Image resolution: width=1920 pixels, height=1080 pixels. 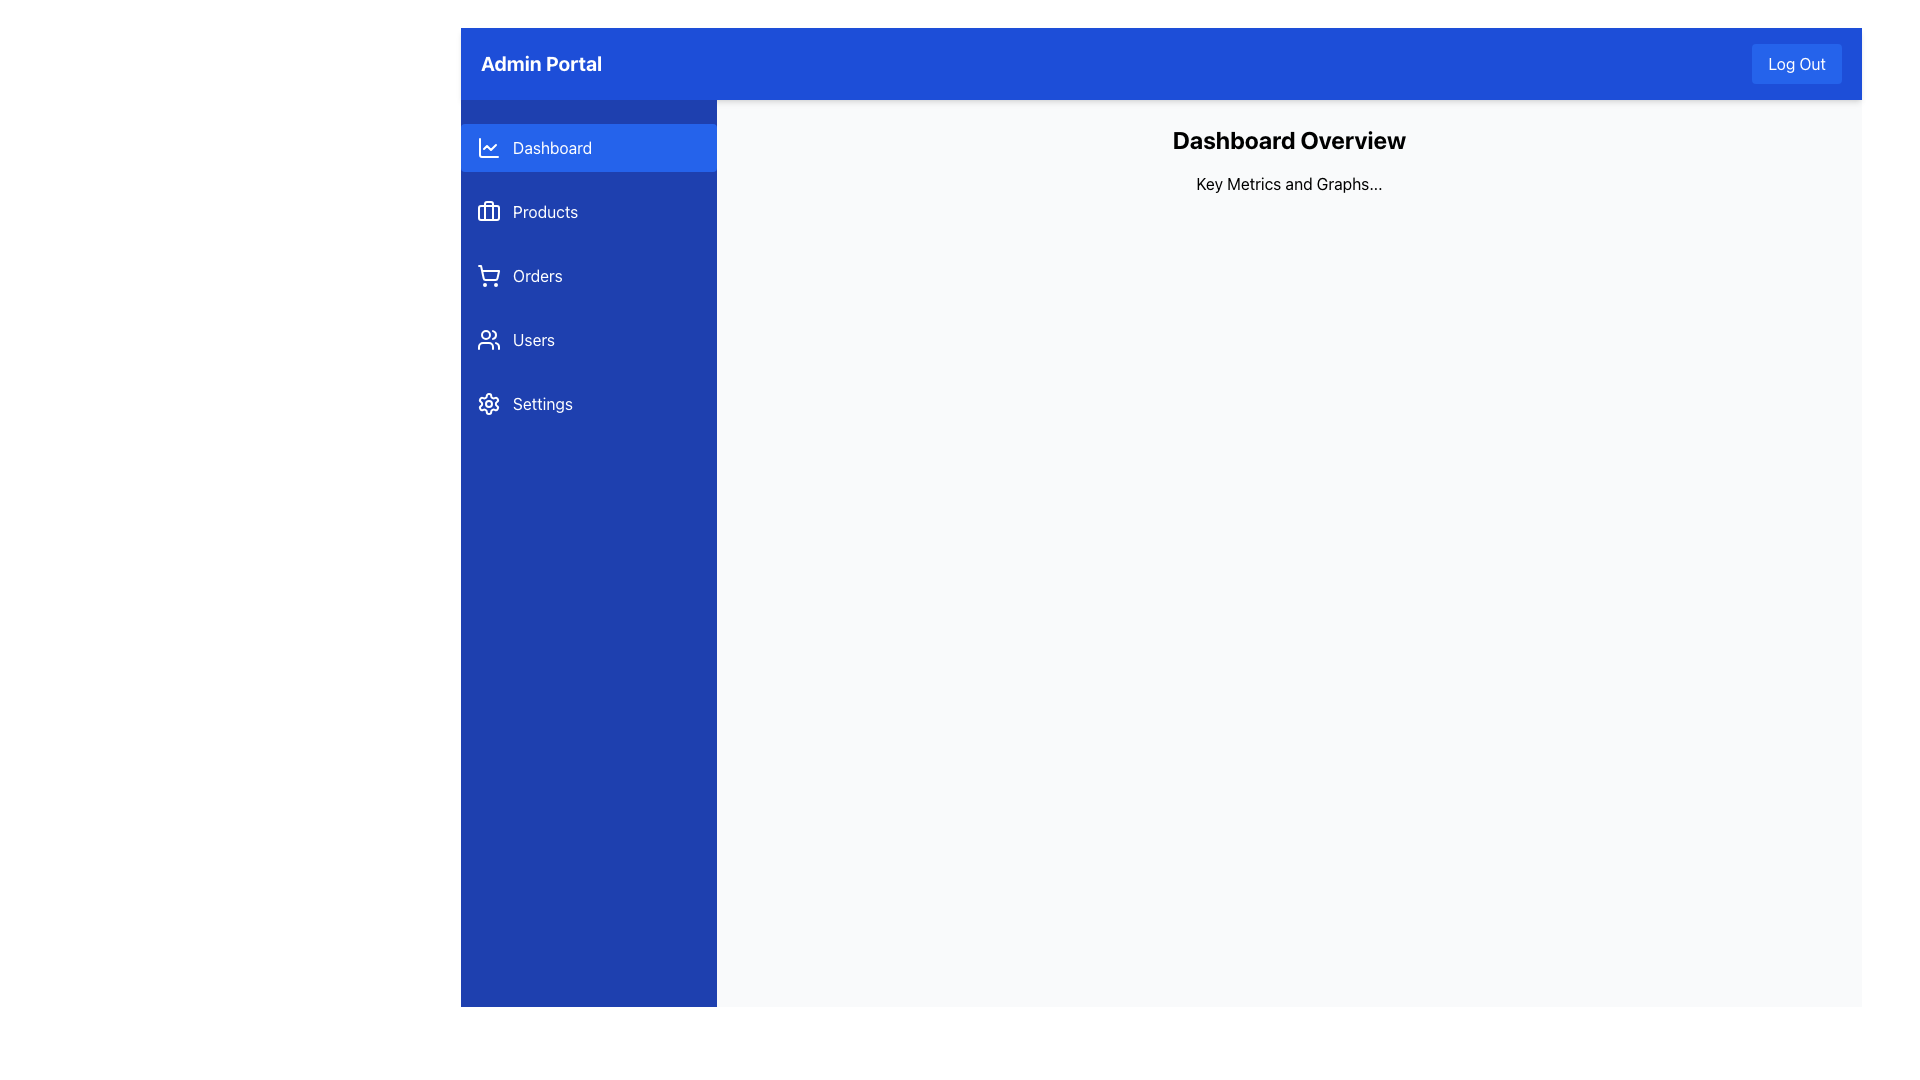 I want to click on the Text Label indicating the upcoming section or content area beneath the 'Dashboard Overview' heading, so click(x=1289, y=184).